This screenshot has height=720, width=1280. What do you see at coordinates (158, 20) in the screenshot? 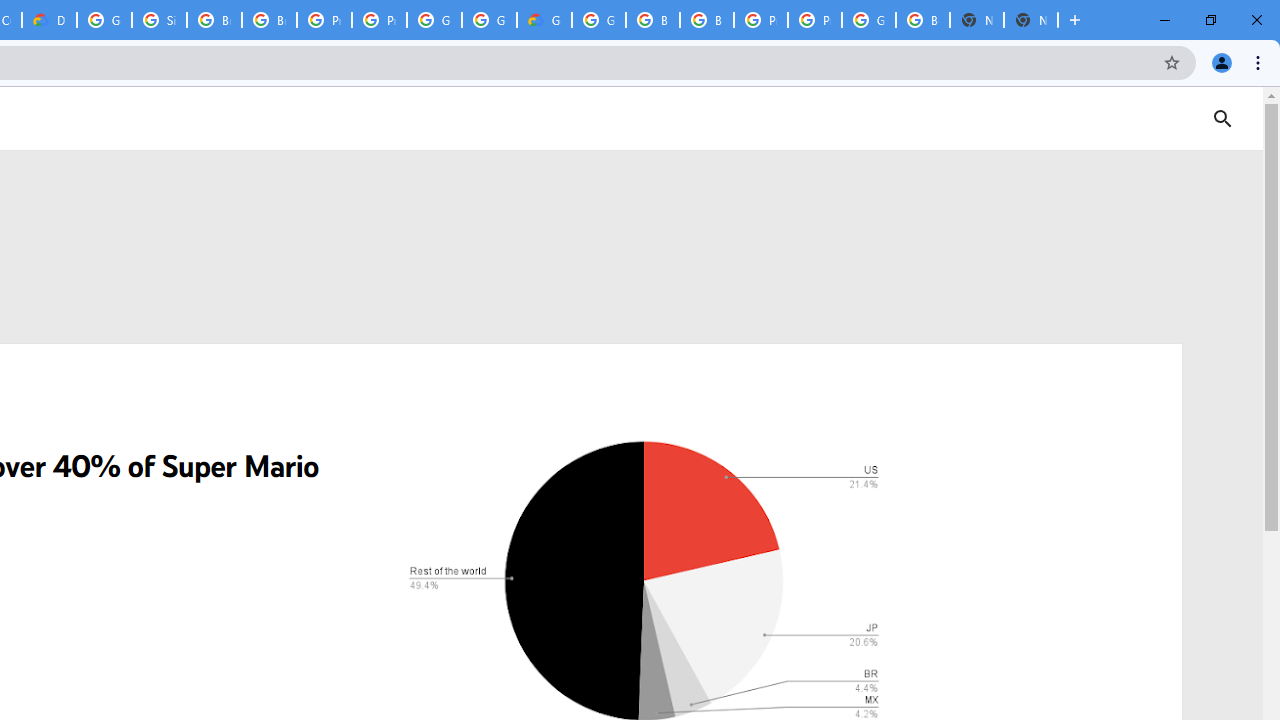
I see `'Sign in - Google Accounts'` at bounding box center [158, 20].